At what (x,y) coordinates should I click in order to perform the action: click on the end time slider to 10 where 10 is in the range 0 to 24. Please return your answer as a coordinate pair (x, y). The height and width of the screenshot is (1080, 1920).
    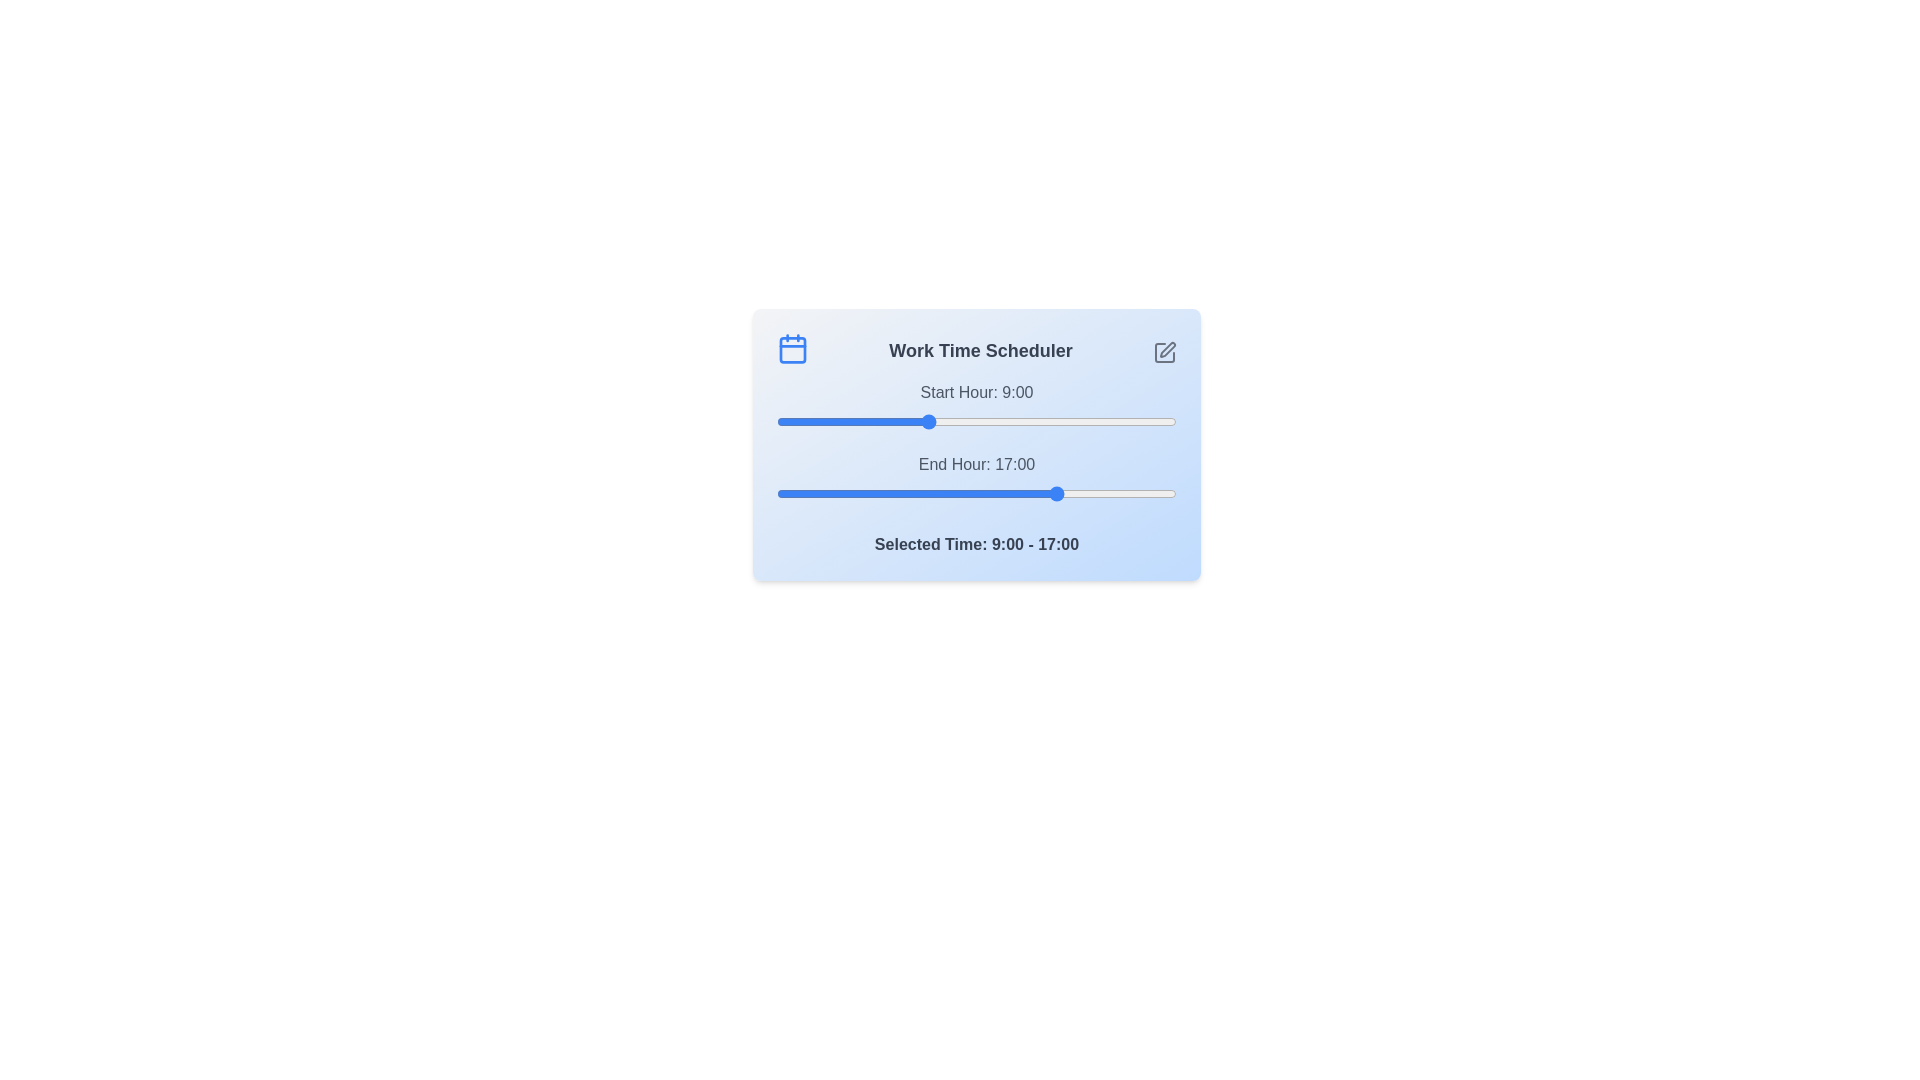
    Looking at the image, I should click on (942, 493).